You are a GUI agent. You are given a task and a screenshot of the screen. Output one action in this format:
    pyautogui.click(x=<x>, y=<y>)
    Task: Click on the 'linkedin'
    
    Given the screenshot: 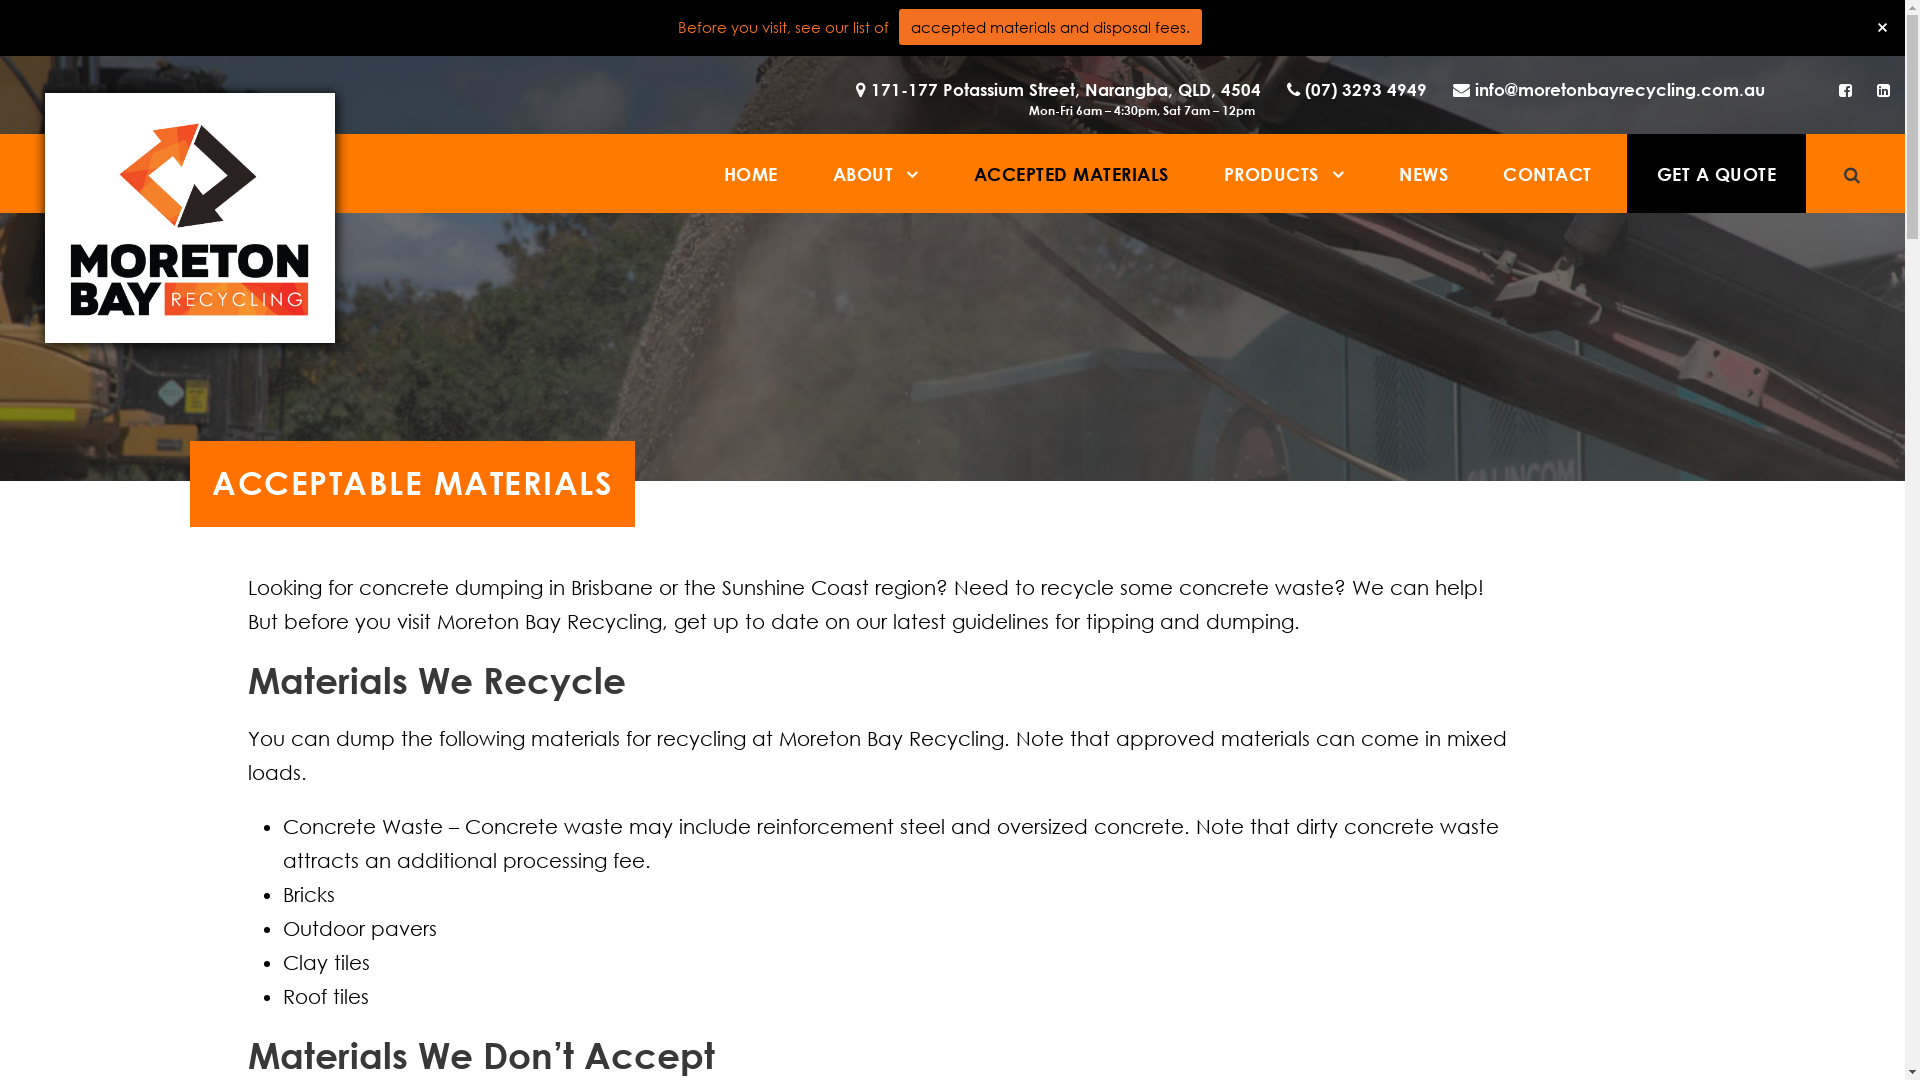 What is the action you would take?
    pyautogui.click(x=1875, y=88)
    